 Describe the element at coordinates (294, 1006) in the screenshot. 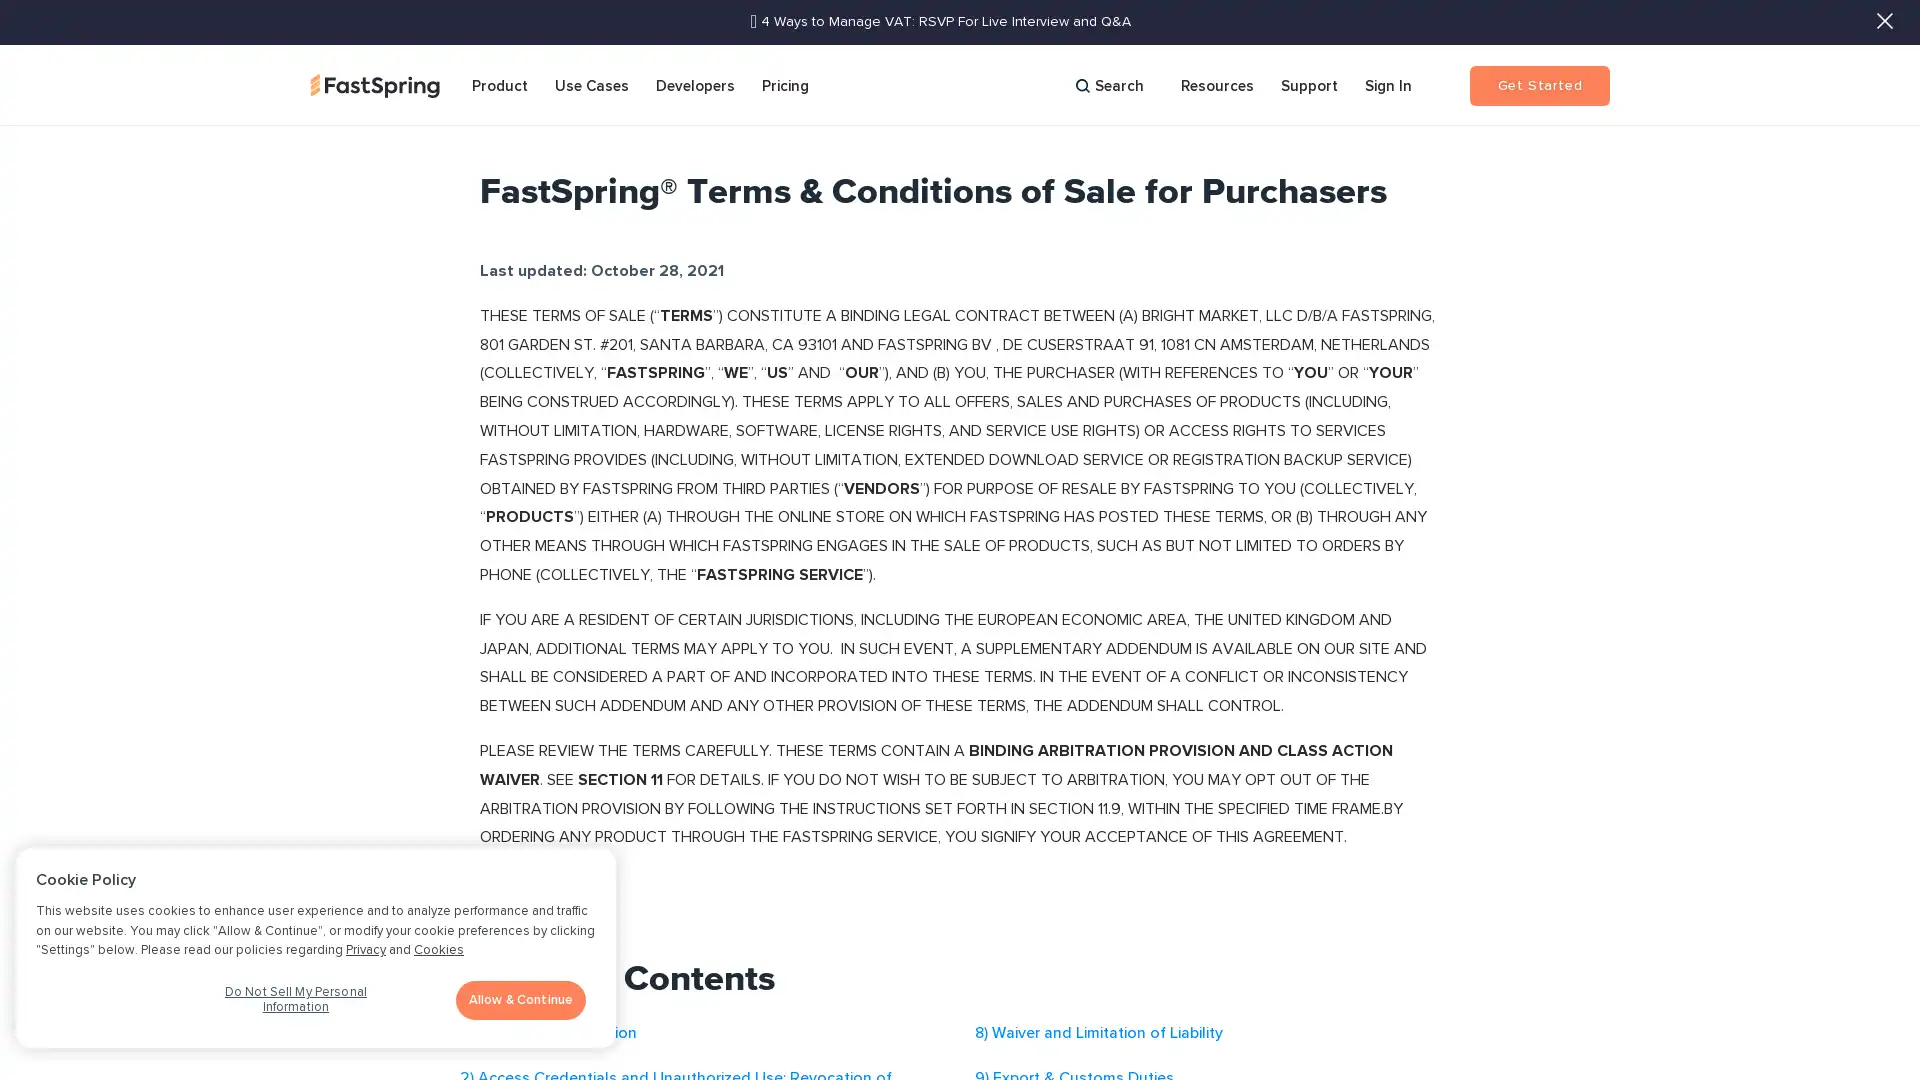

I see `Do Not Sell My Personal Information` at that location.